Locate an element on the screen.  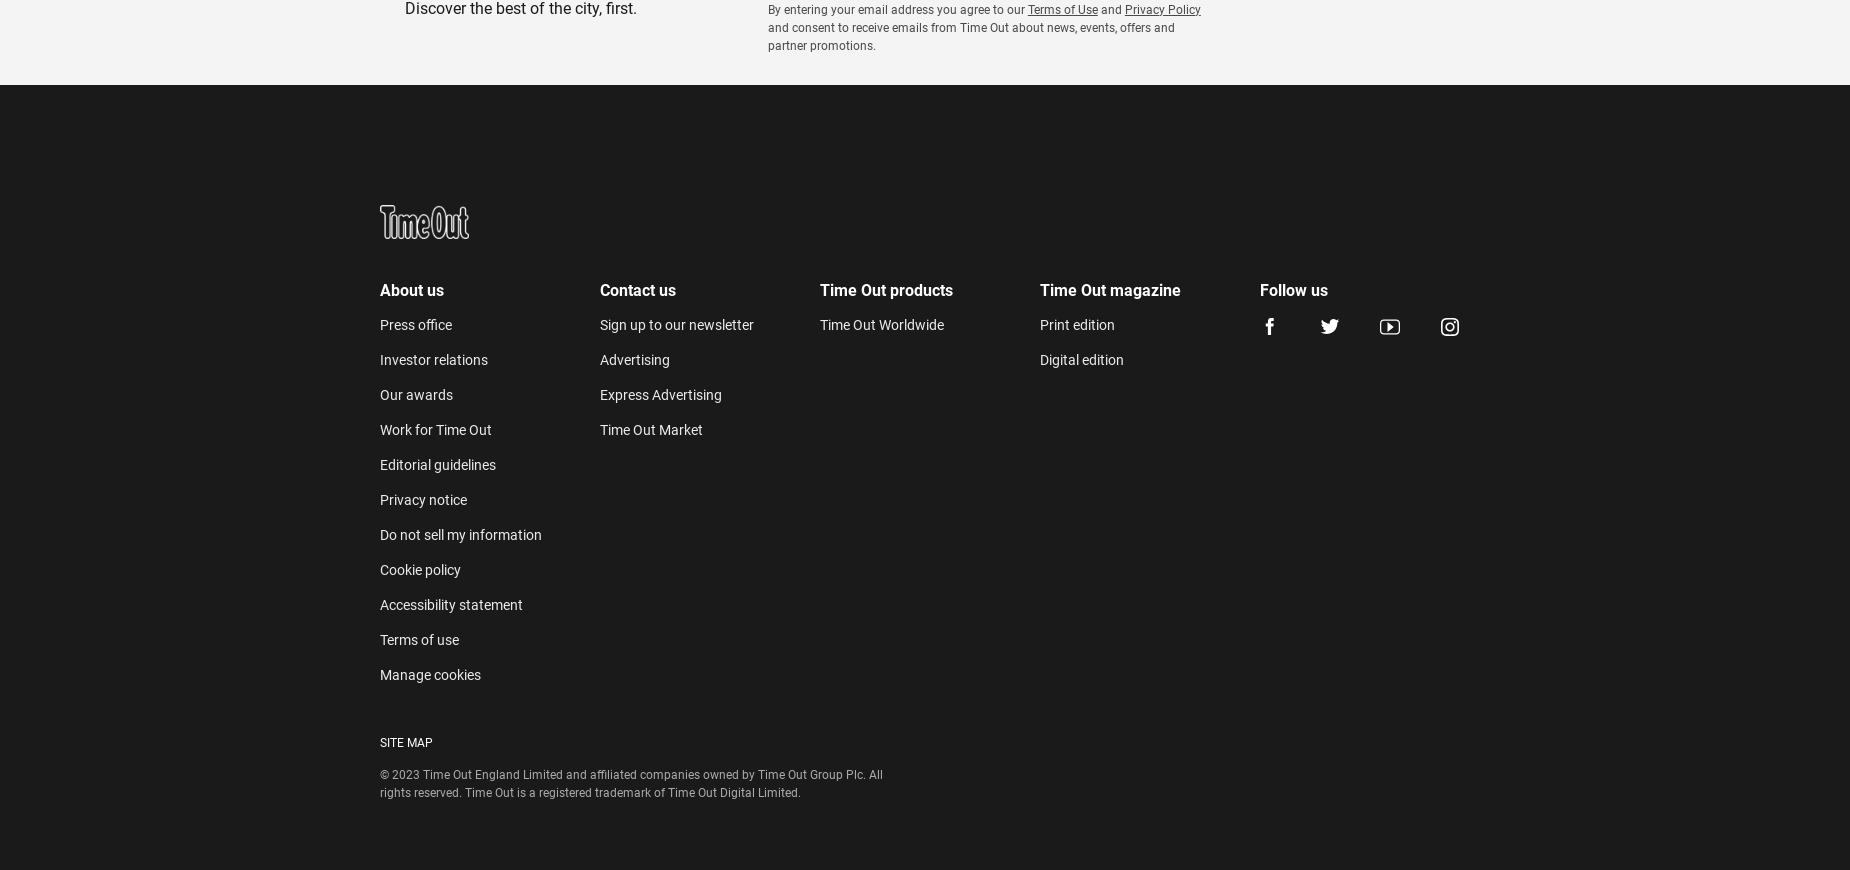
'Time Out products' is located at coordinates (886, 289).